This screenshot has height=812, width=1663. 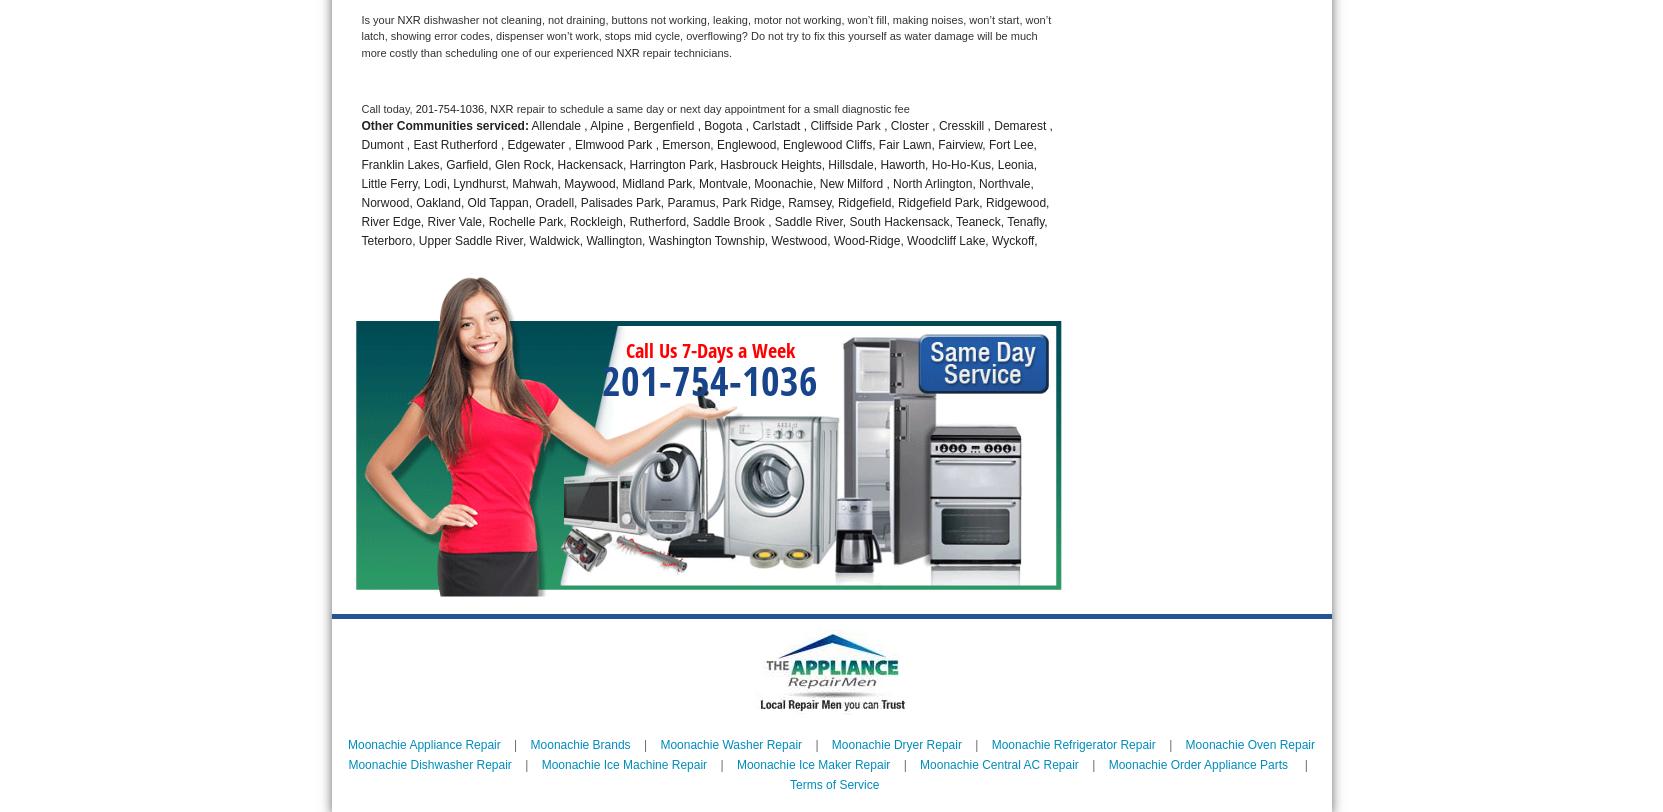 What do you see at coordinates (424, 745) in the screenshot?
I see `'Moonachie Appliance Repair'` at bounding box center [424, 745].